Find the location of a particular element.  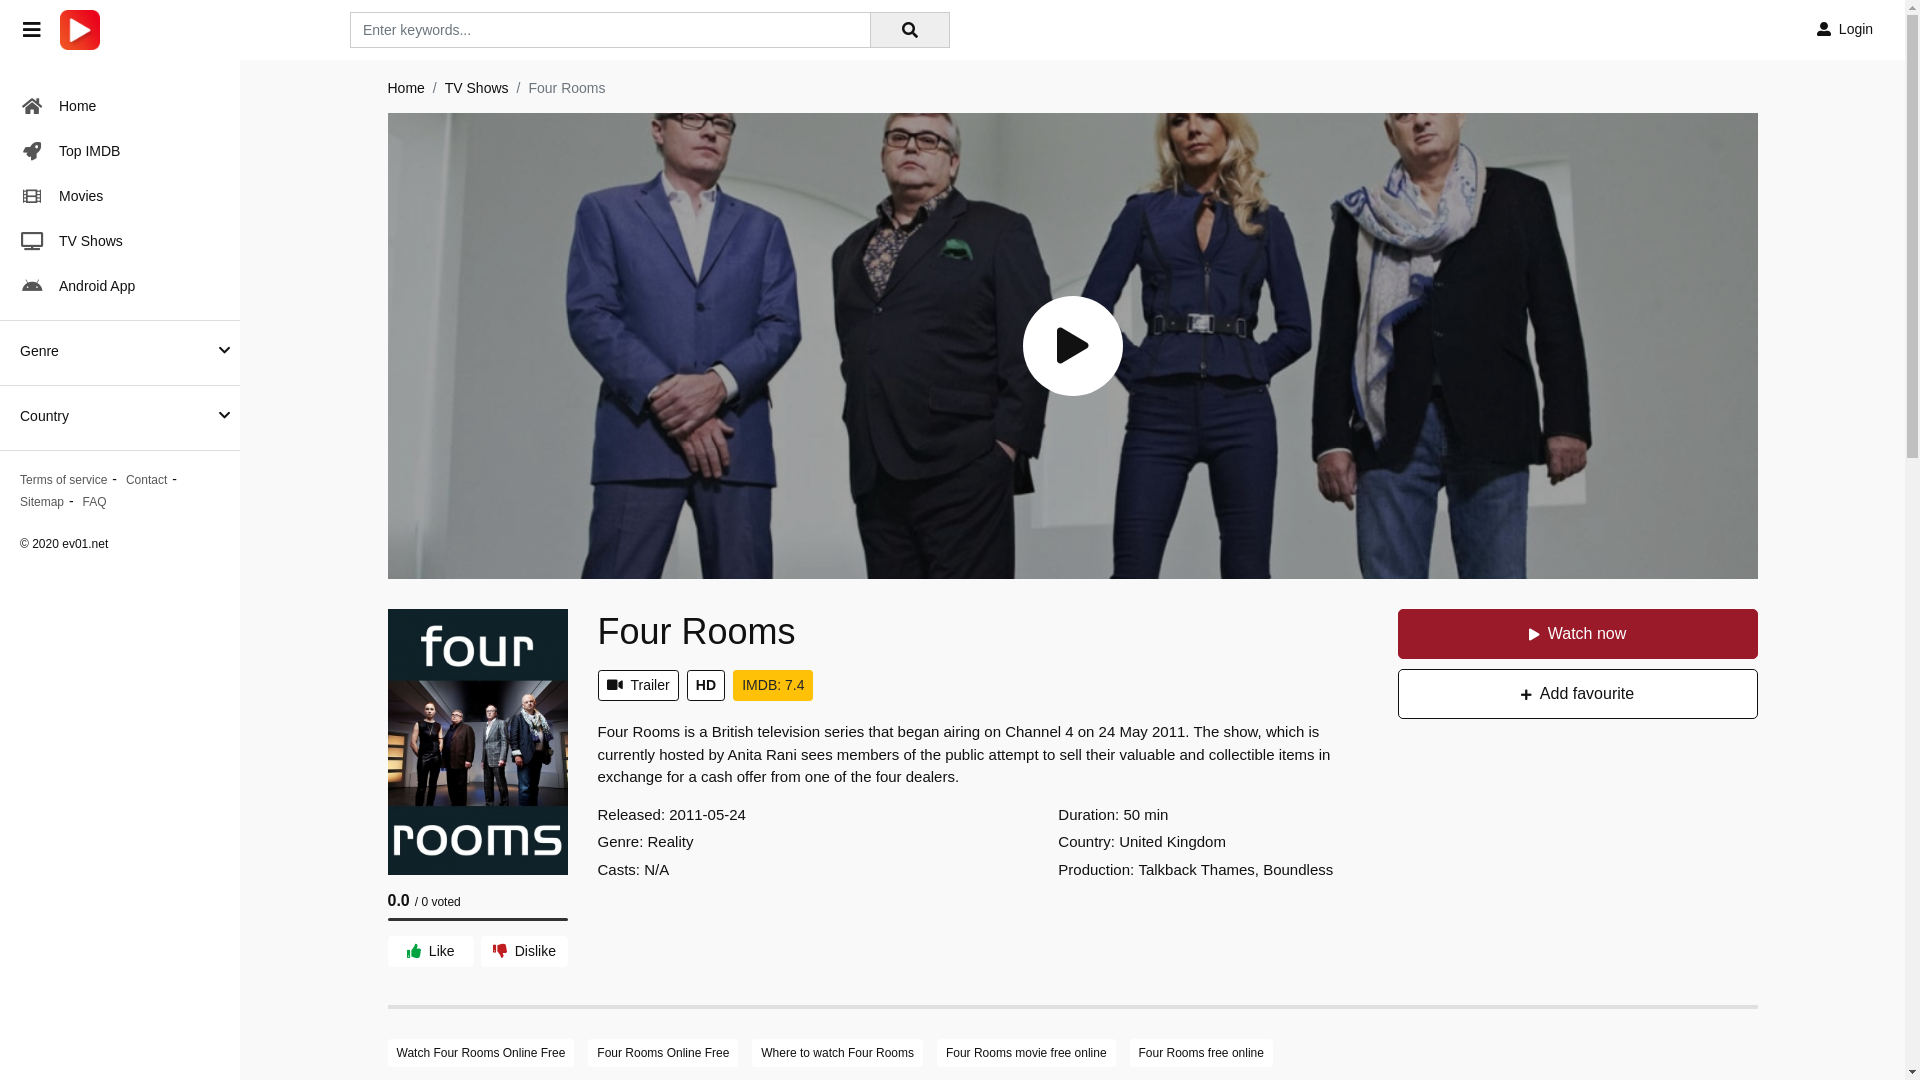

'Terms of service' is located at coordinates (63, 480).